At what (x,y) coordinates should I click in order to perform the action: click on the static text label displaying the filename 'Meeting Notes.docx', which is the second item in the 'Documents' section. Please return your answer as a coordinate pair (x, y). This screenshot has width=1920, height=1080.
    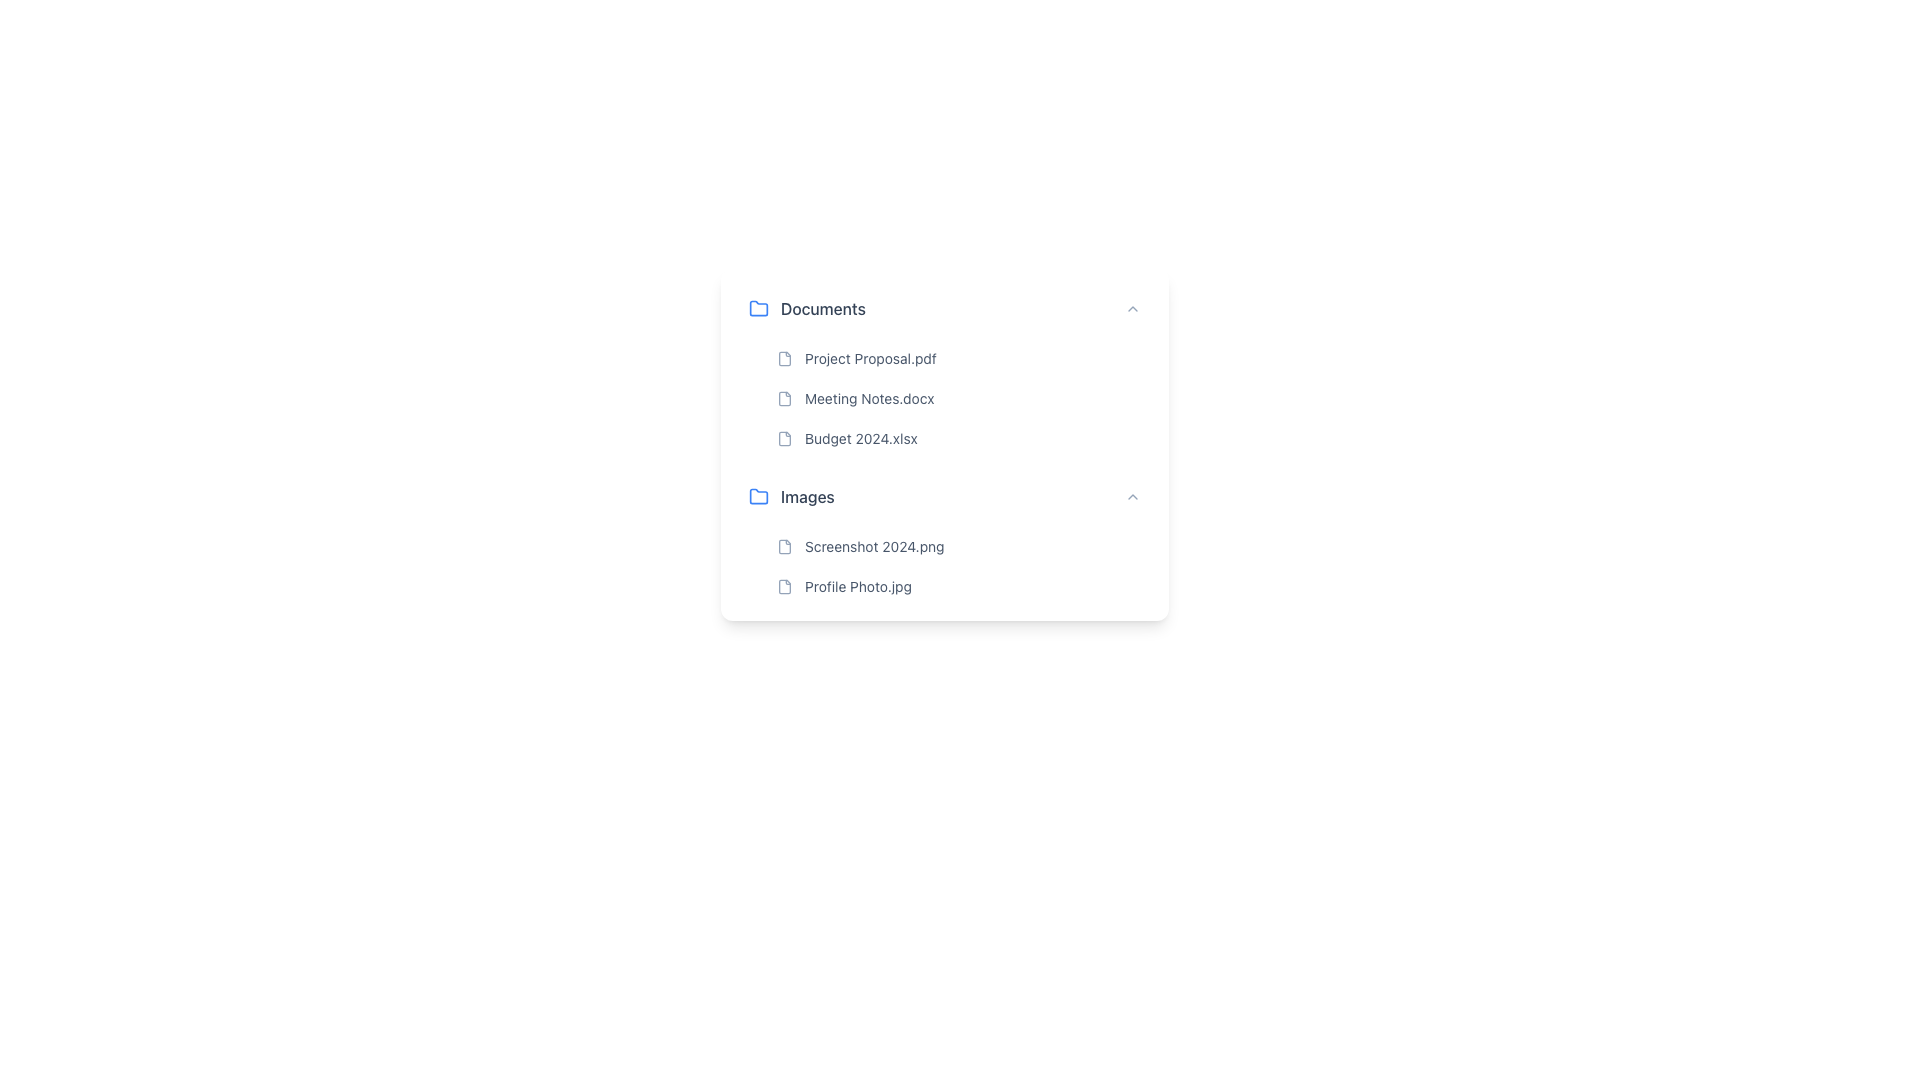
    Looking at the image, I should click on (869, 398).